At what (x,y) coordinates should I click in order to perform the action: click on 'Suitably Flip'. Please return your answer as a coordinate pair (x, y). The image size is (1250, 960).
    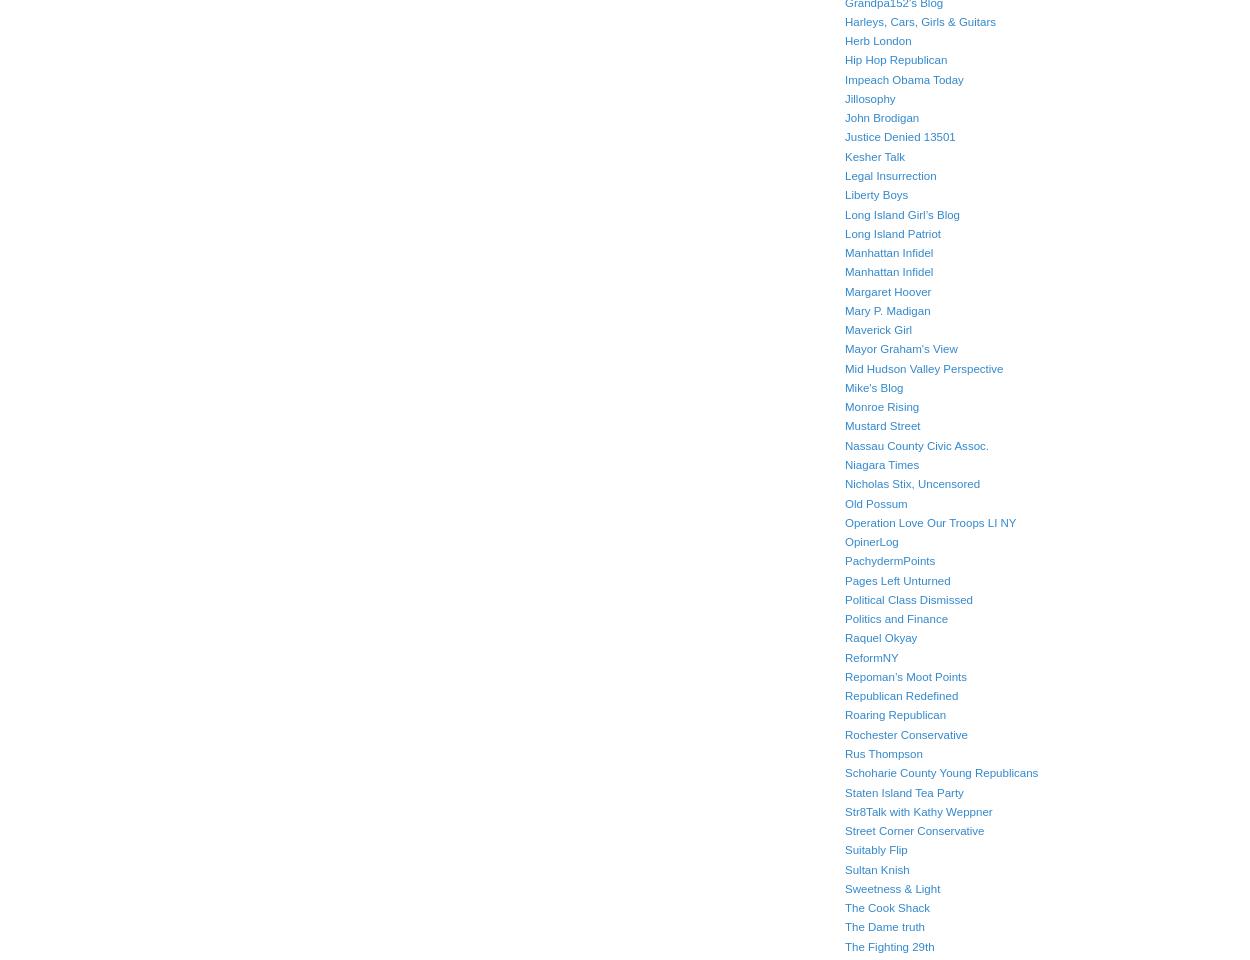
    Looking at the image, I should click on (876, 848).